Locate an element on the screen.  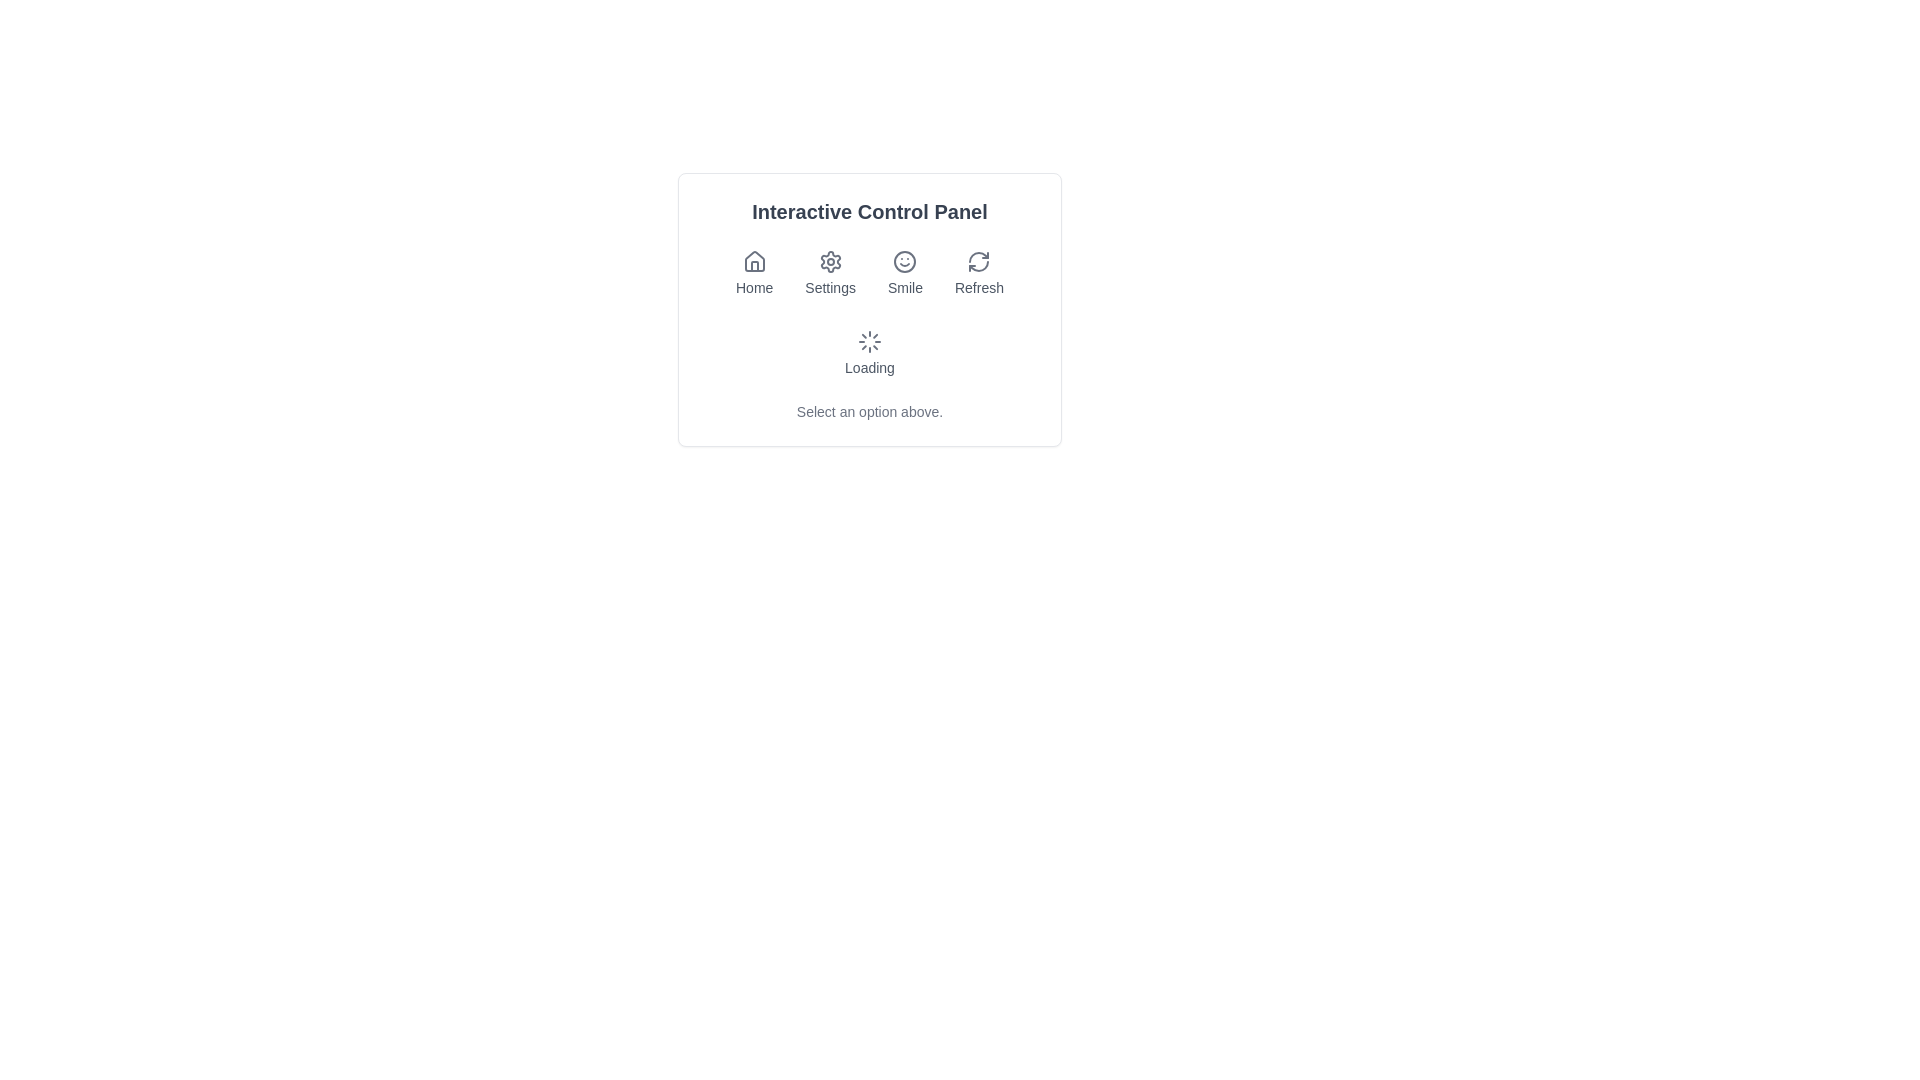
the 'Settings' icon, which is the second icon from the left in the central navigation section is located at coordinates (830, 261).